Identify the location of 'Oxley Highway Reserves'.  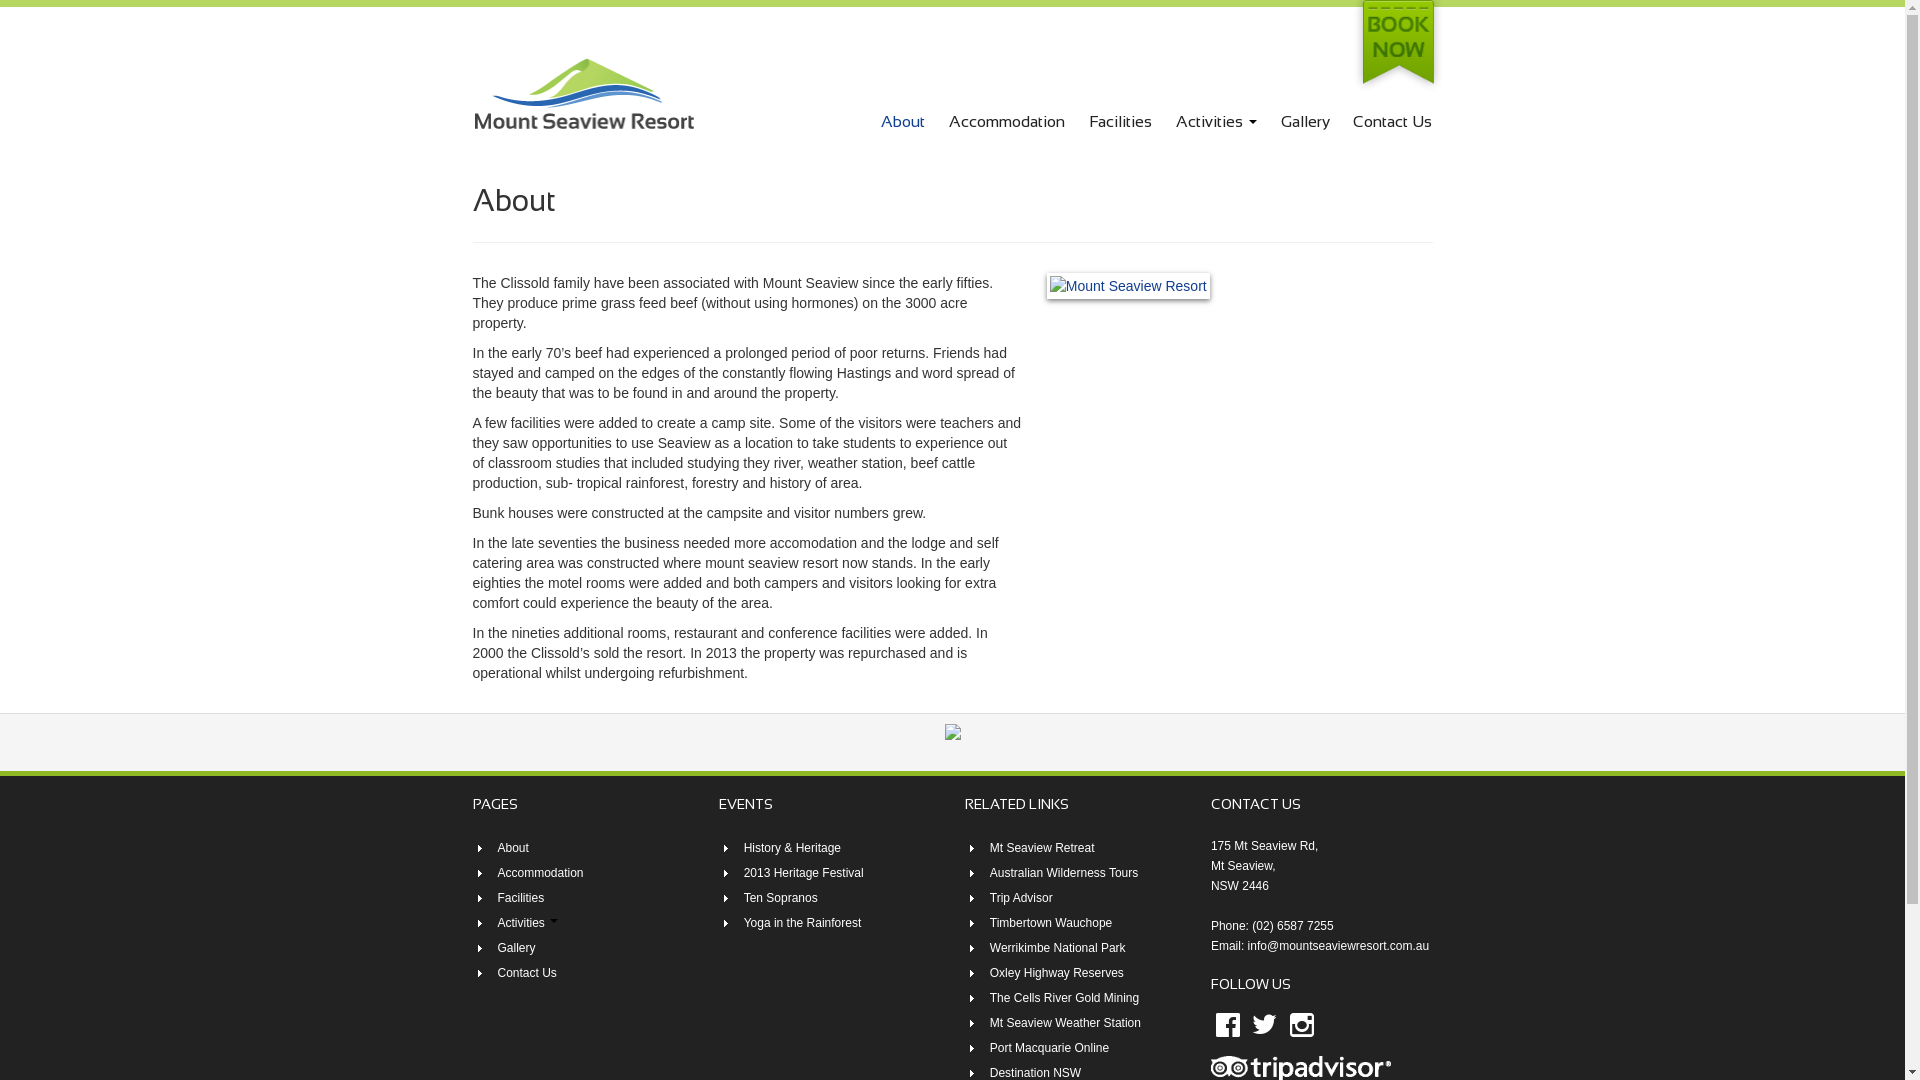
(1055, 971).